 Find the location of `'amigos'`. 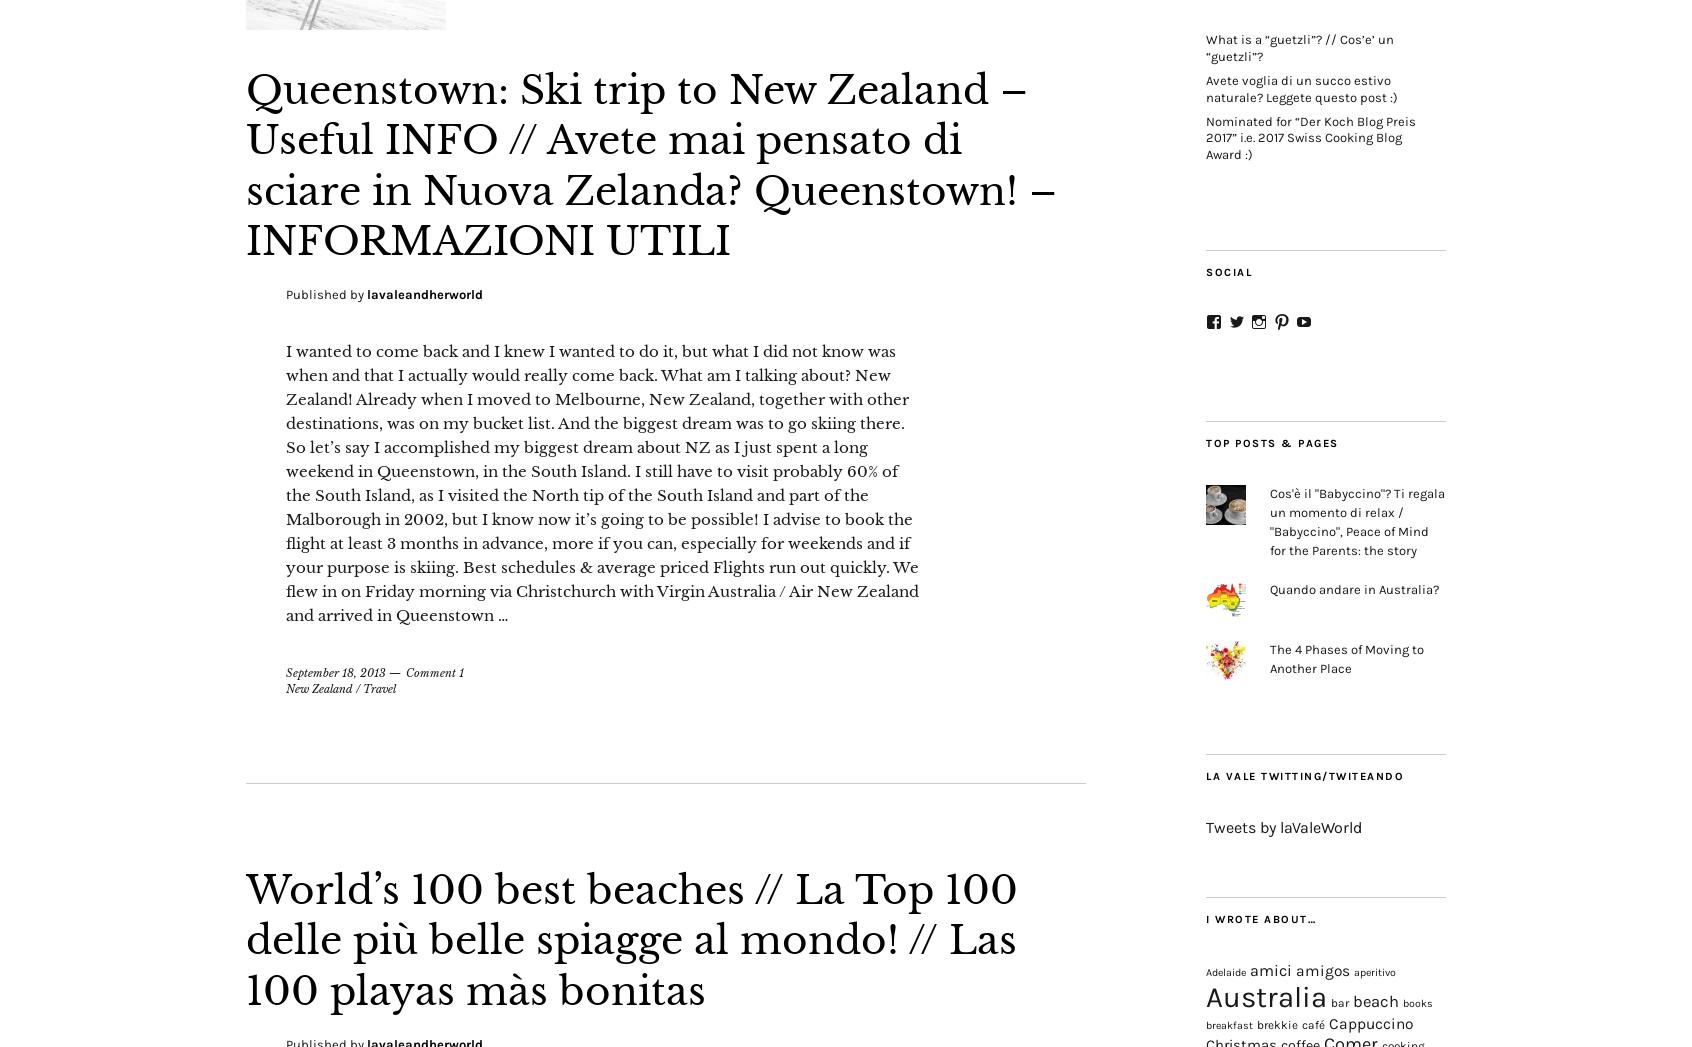

'amigos' is located at coordinates (1321, 969).